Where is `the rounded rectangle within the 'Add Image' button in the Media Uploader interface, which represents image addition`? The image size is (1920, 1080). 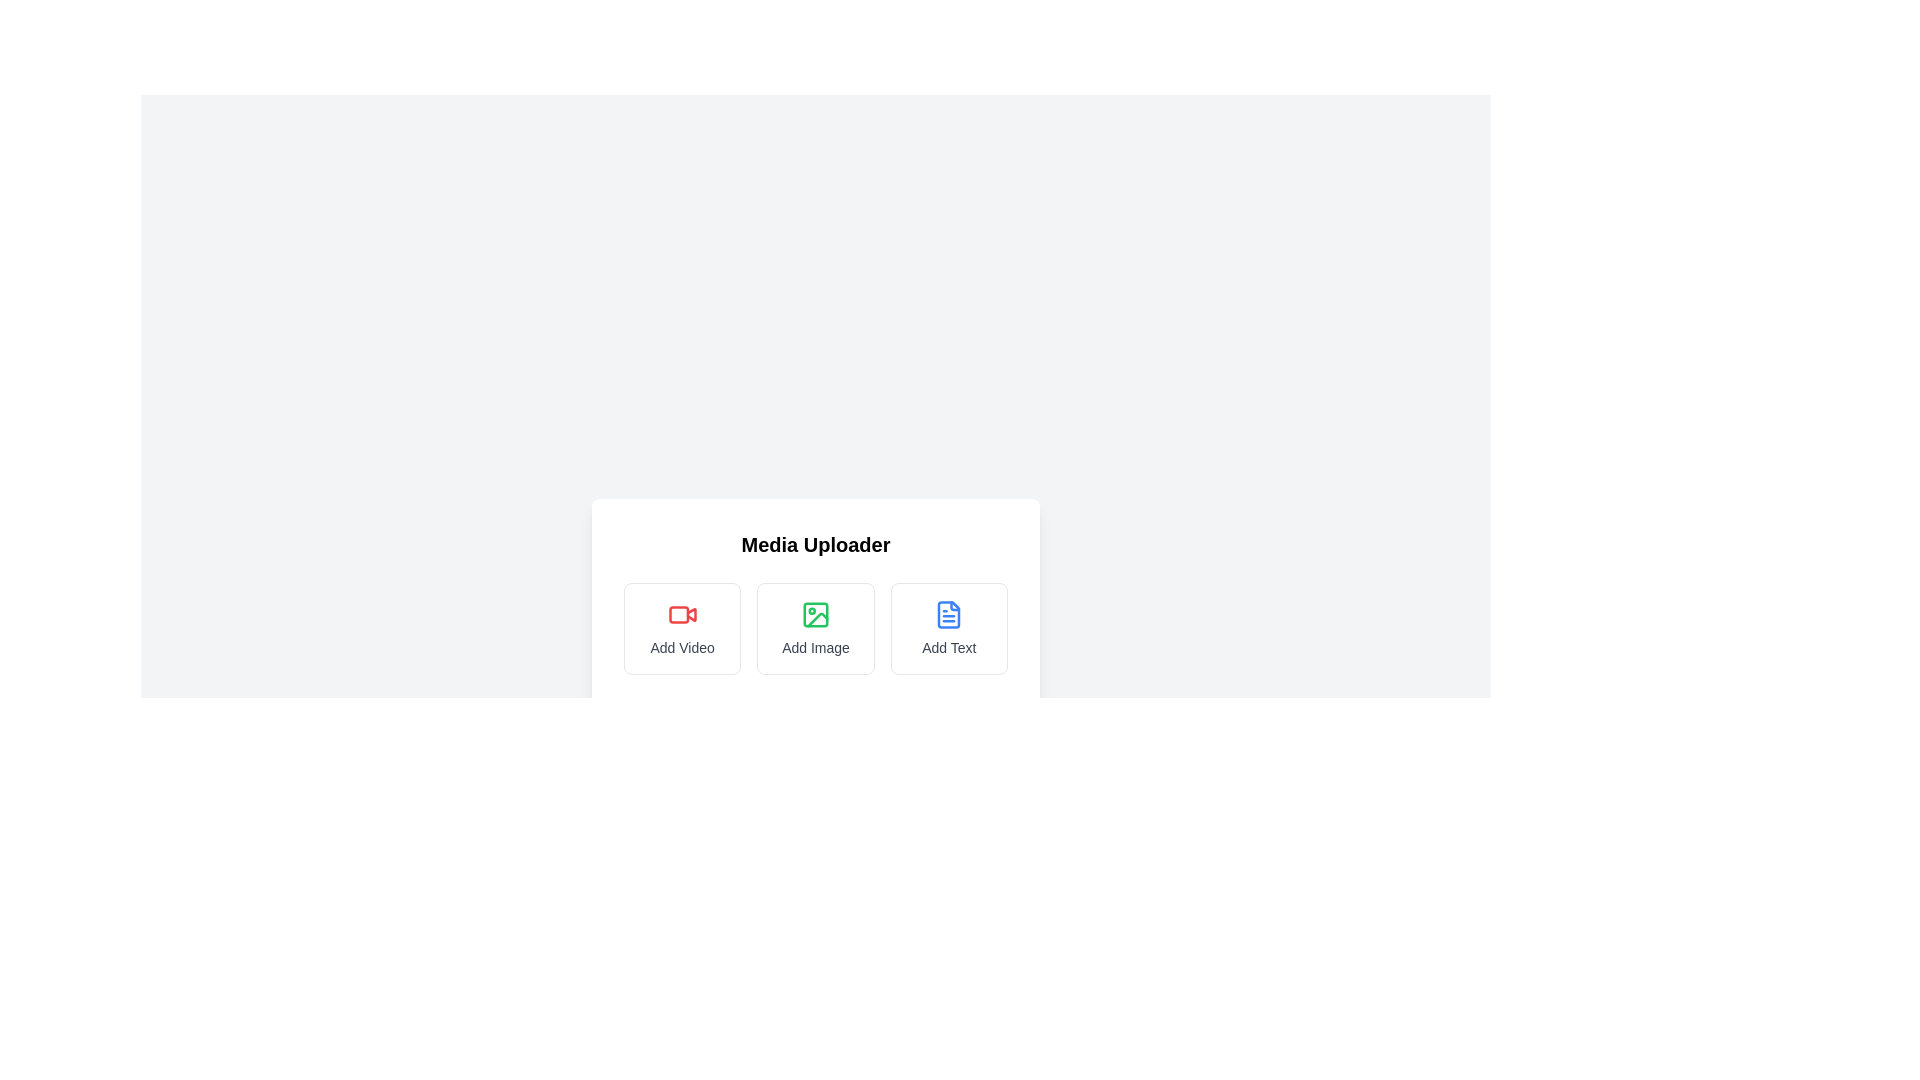 the rounded rectangle within the 'Add Image' button in the Media Uploader interface, which represents image addition is located at coordinates (816, 613).